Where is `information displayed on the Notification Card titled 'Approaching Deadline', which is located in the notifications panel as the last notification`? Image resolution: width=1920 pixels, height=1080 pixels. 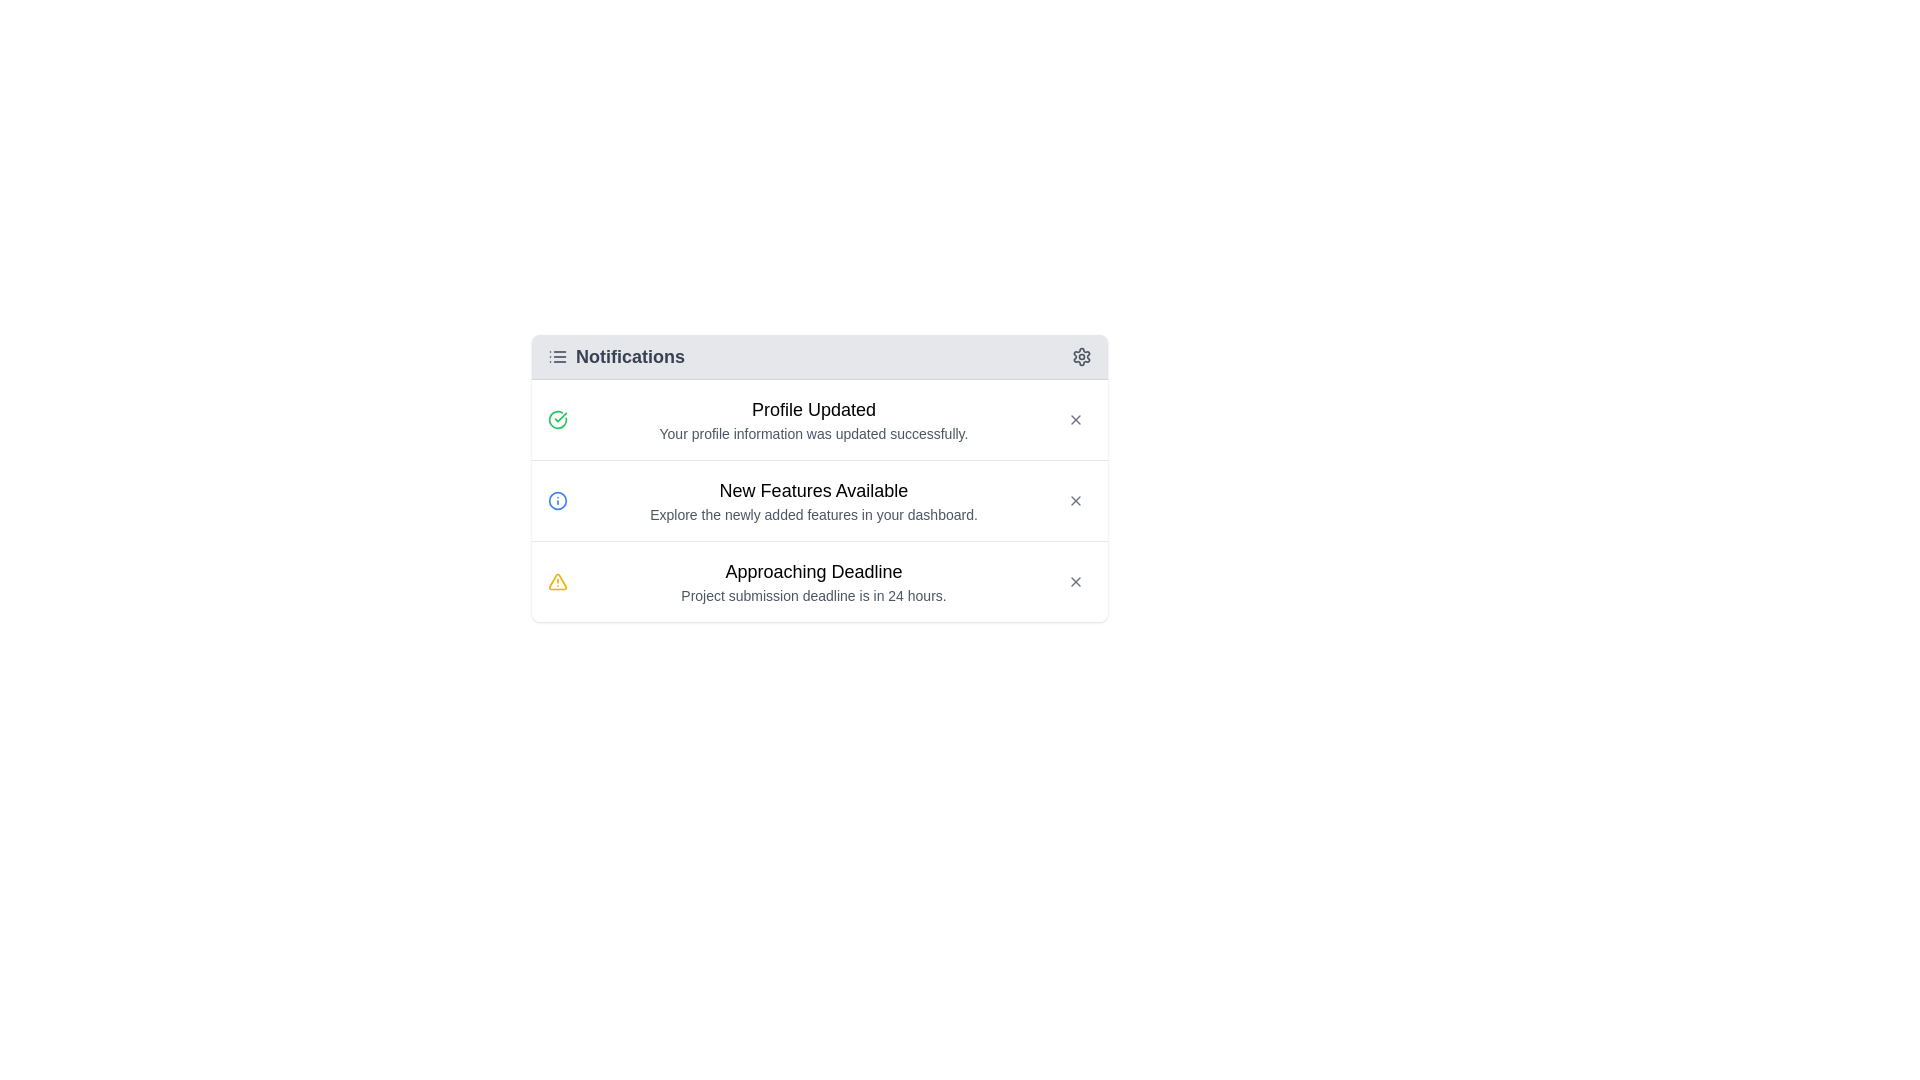 information displayed on the Notification Card titled 'Approaching Deadline', which is located in the notifications panel as the last notification is located at coordinates (820, 581).